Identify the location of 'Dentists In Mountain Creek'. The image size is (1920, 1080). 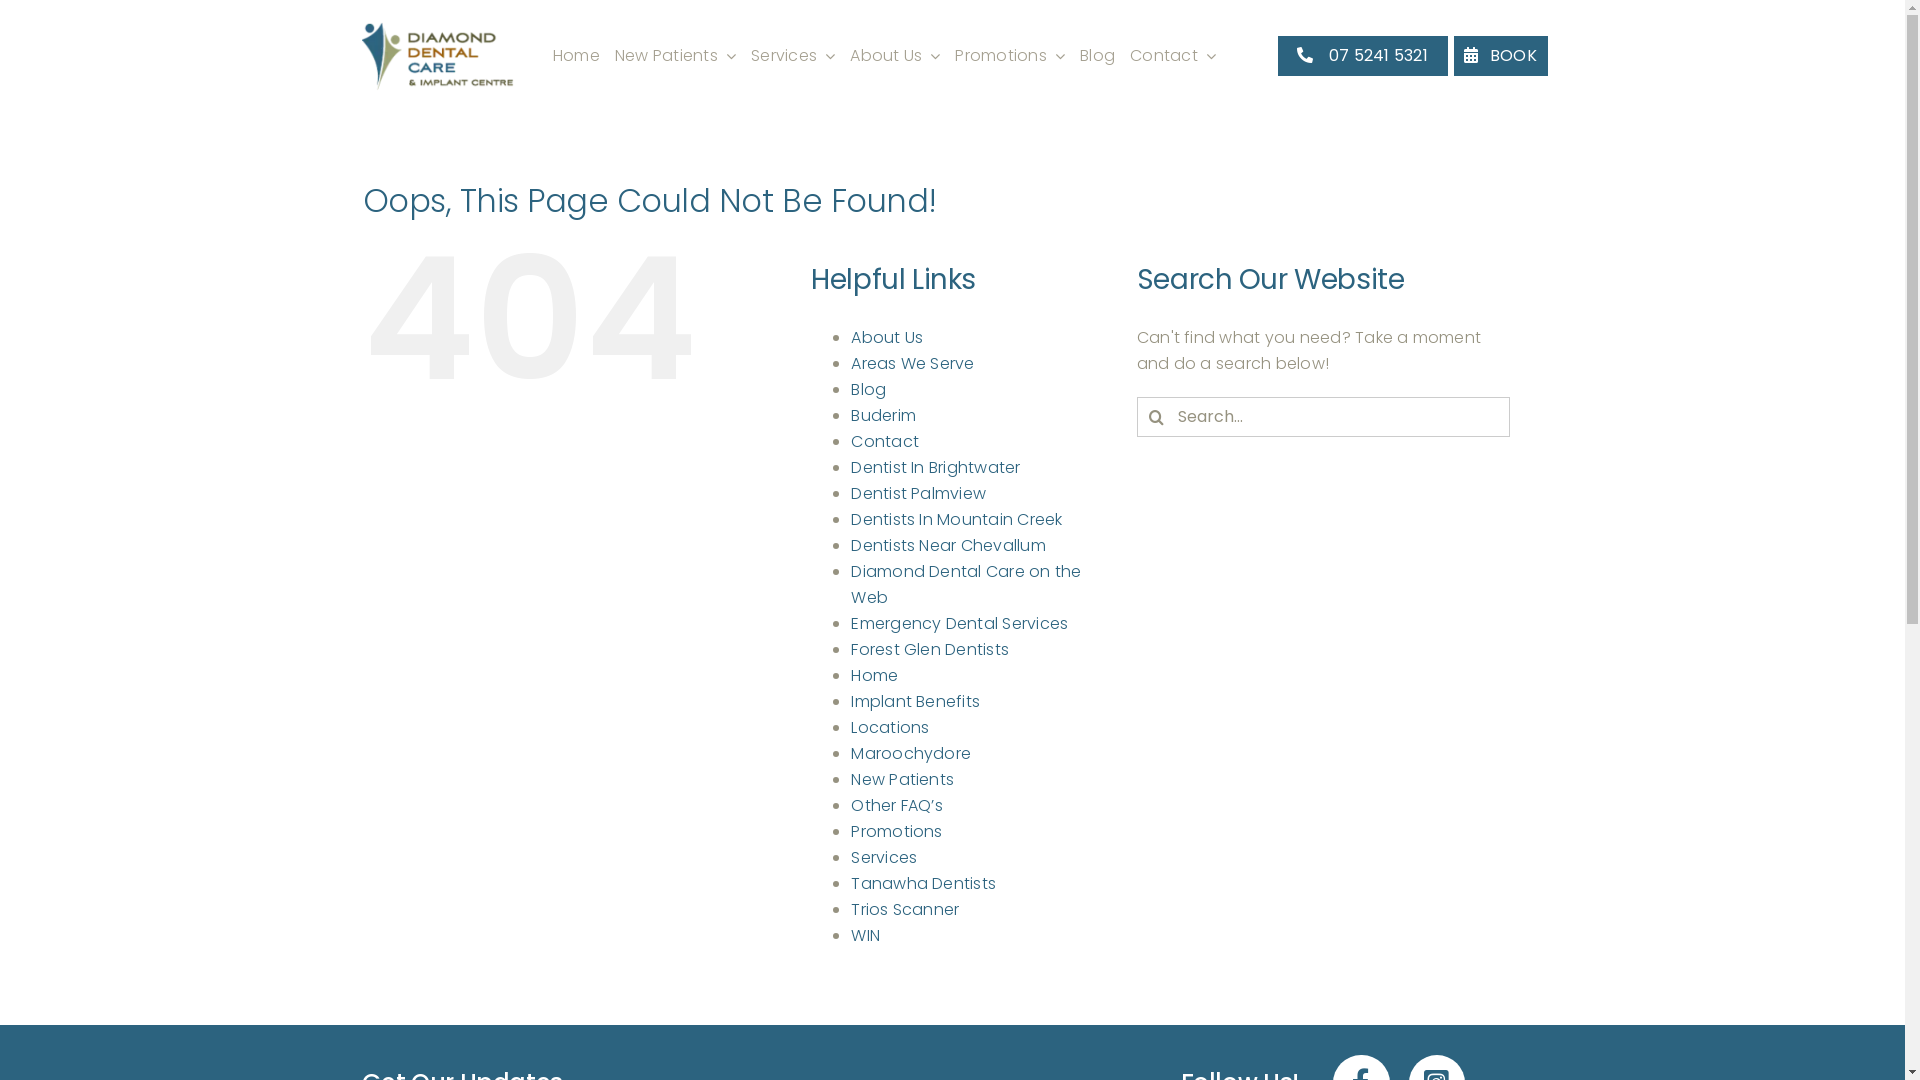
(955, 518).